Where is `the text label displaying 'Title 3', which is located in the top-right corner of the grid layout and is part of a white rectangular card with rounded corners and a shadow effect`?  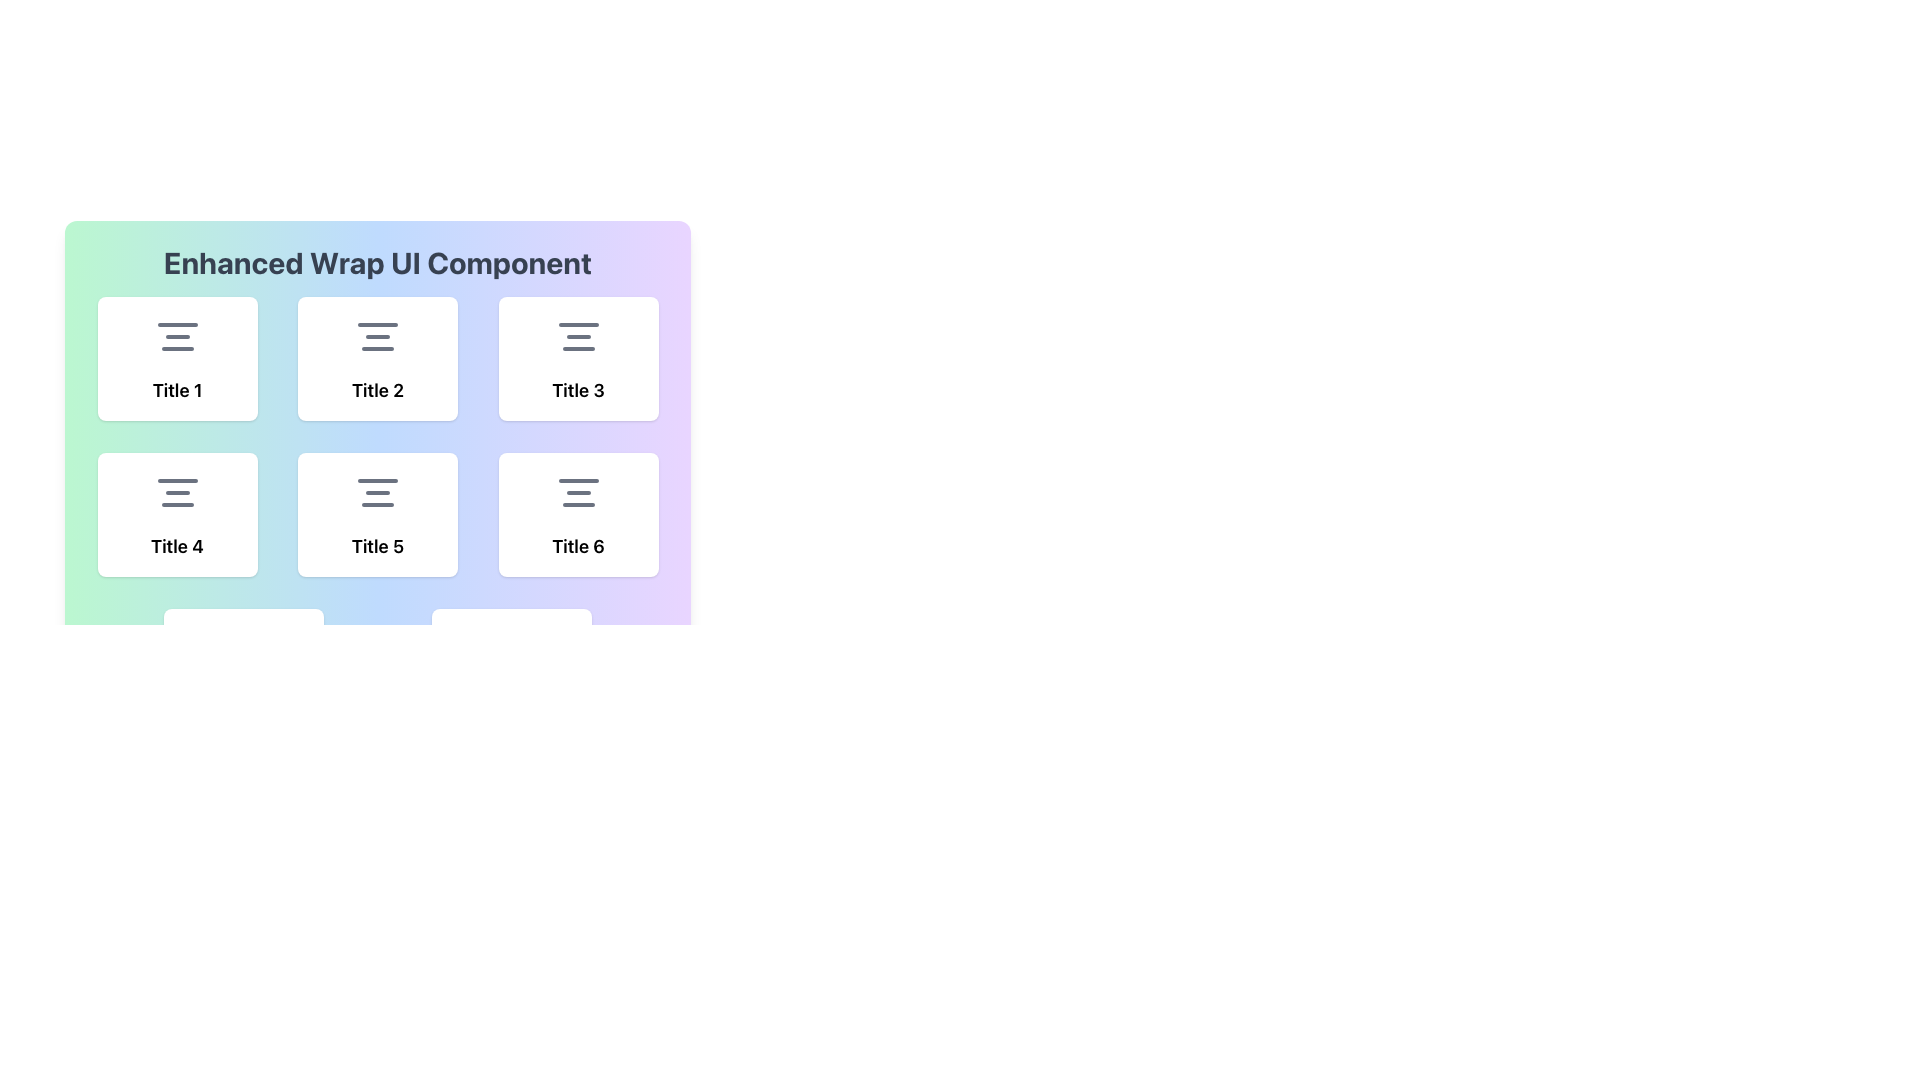
the text label displaying 'Title 3', which is located in the top-right corner of the grid layout and is part of a white rectangular card with rounded corners and a shadow effect is located at coordinates (577, 390).